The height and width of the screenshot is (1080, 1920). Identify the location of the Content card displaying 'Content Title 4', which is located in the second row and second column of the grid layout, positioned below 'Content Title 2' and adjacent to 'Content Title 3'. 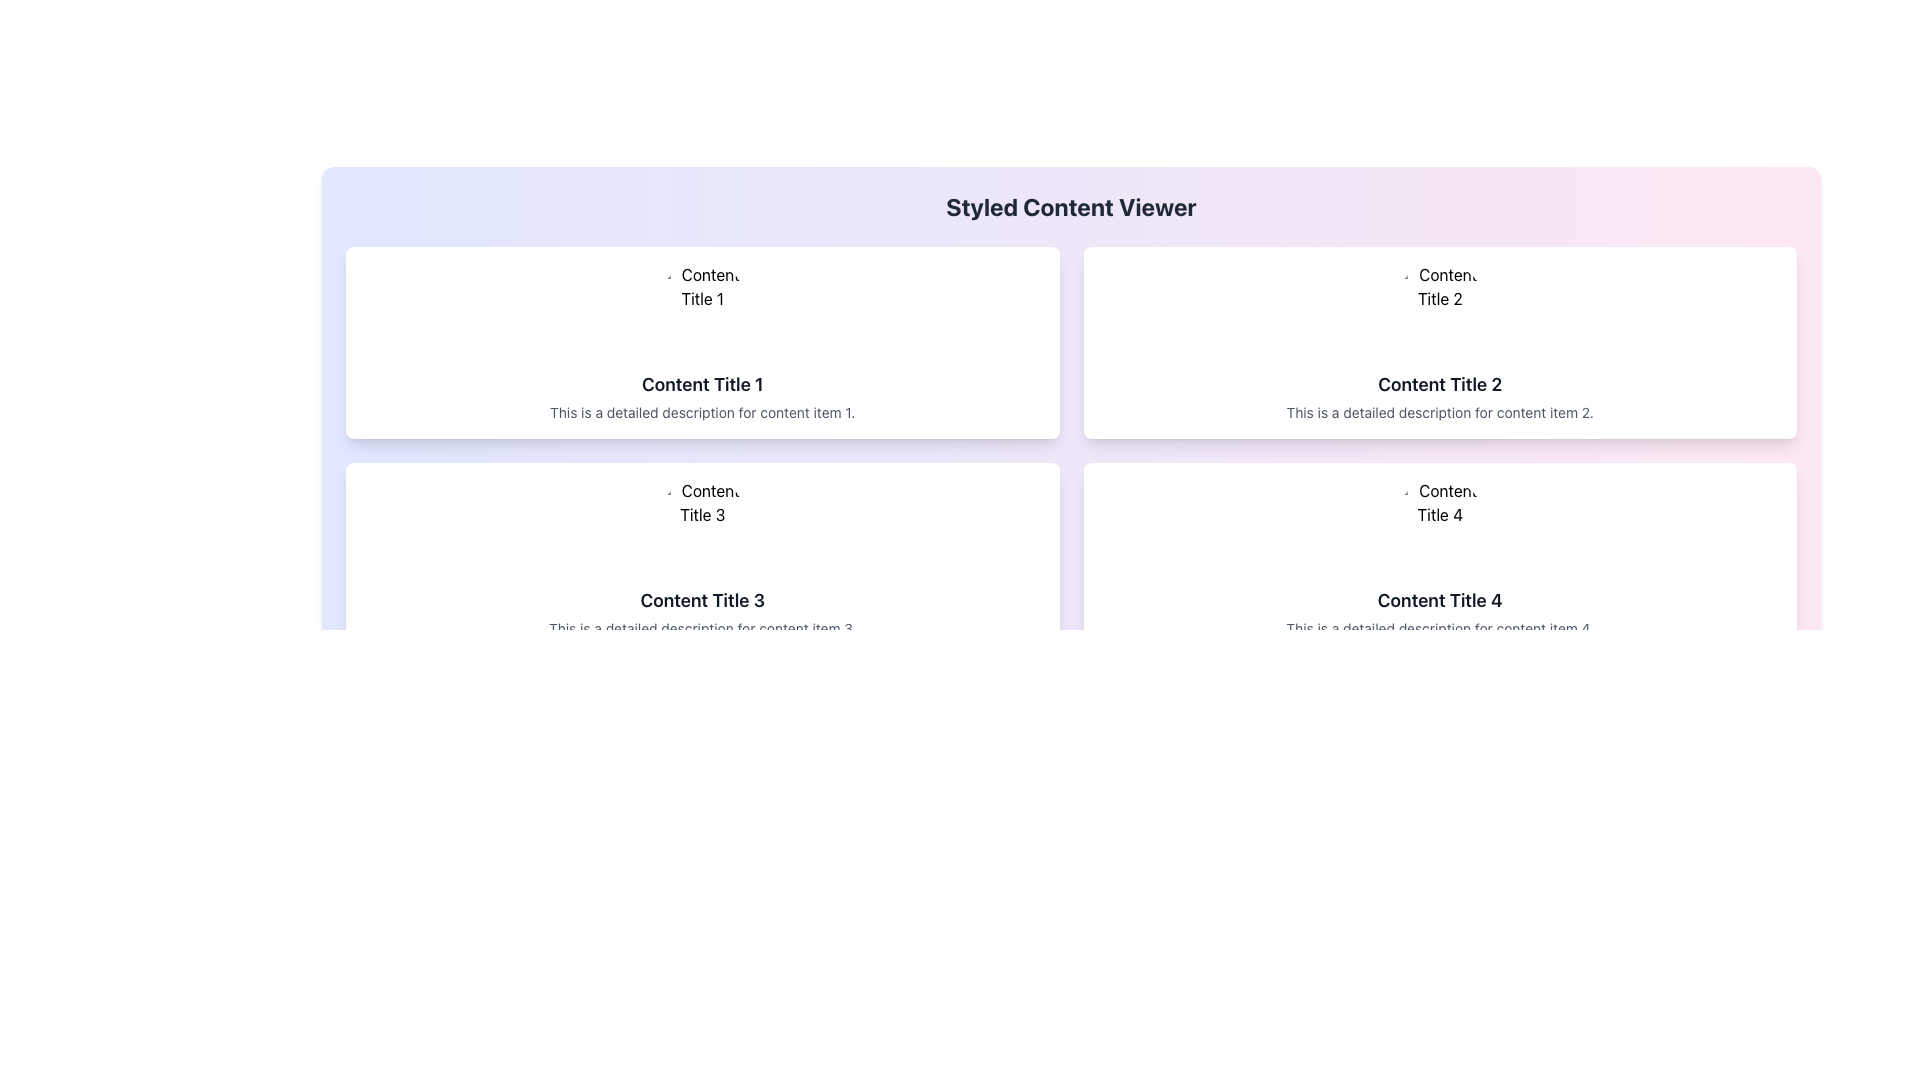
(1440, 559).